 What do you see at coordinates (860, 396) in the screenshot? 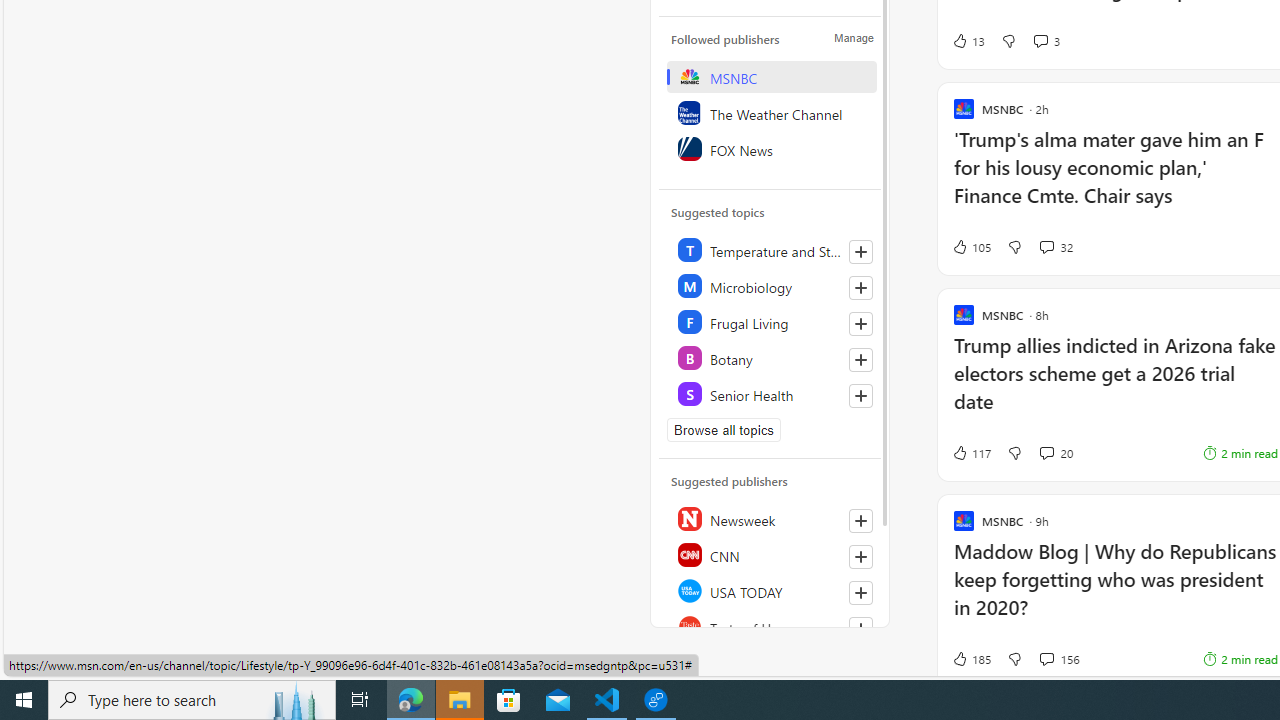
I see `'Follow this topic'` at bounding box center [860, 396].